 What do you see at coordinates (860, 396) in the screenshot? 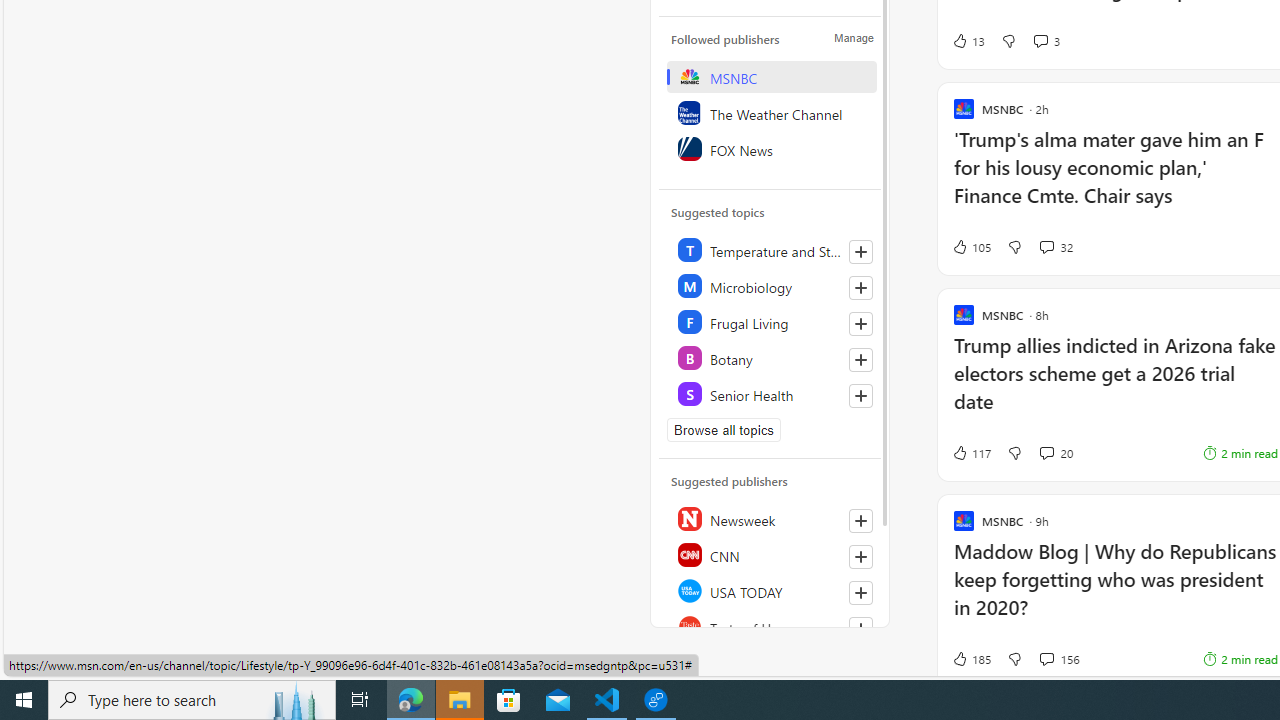
I see `'Follow this topic'` at bounding box center [860, 396].